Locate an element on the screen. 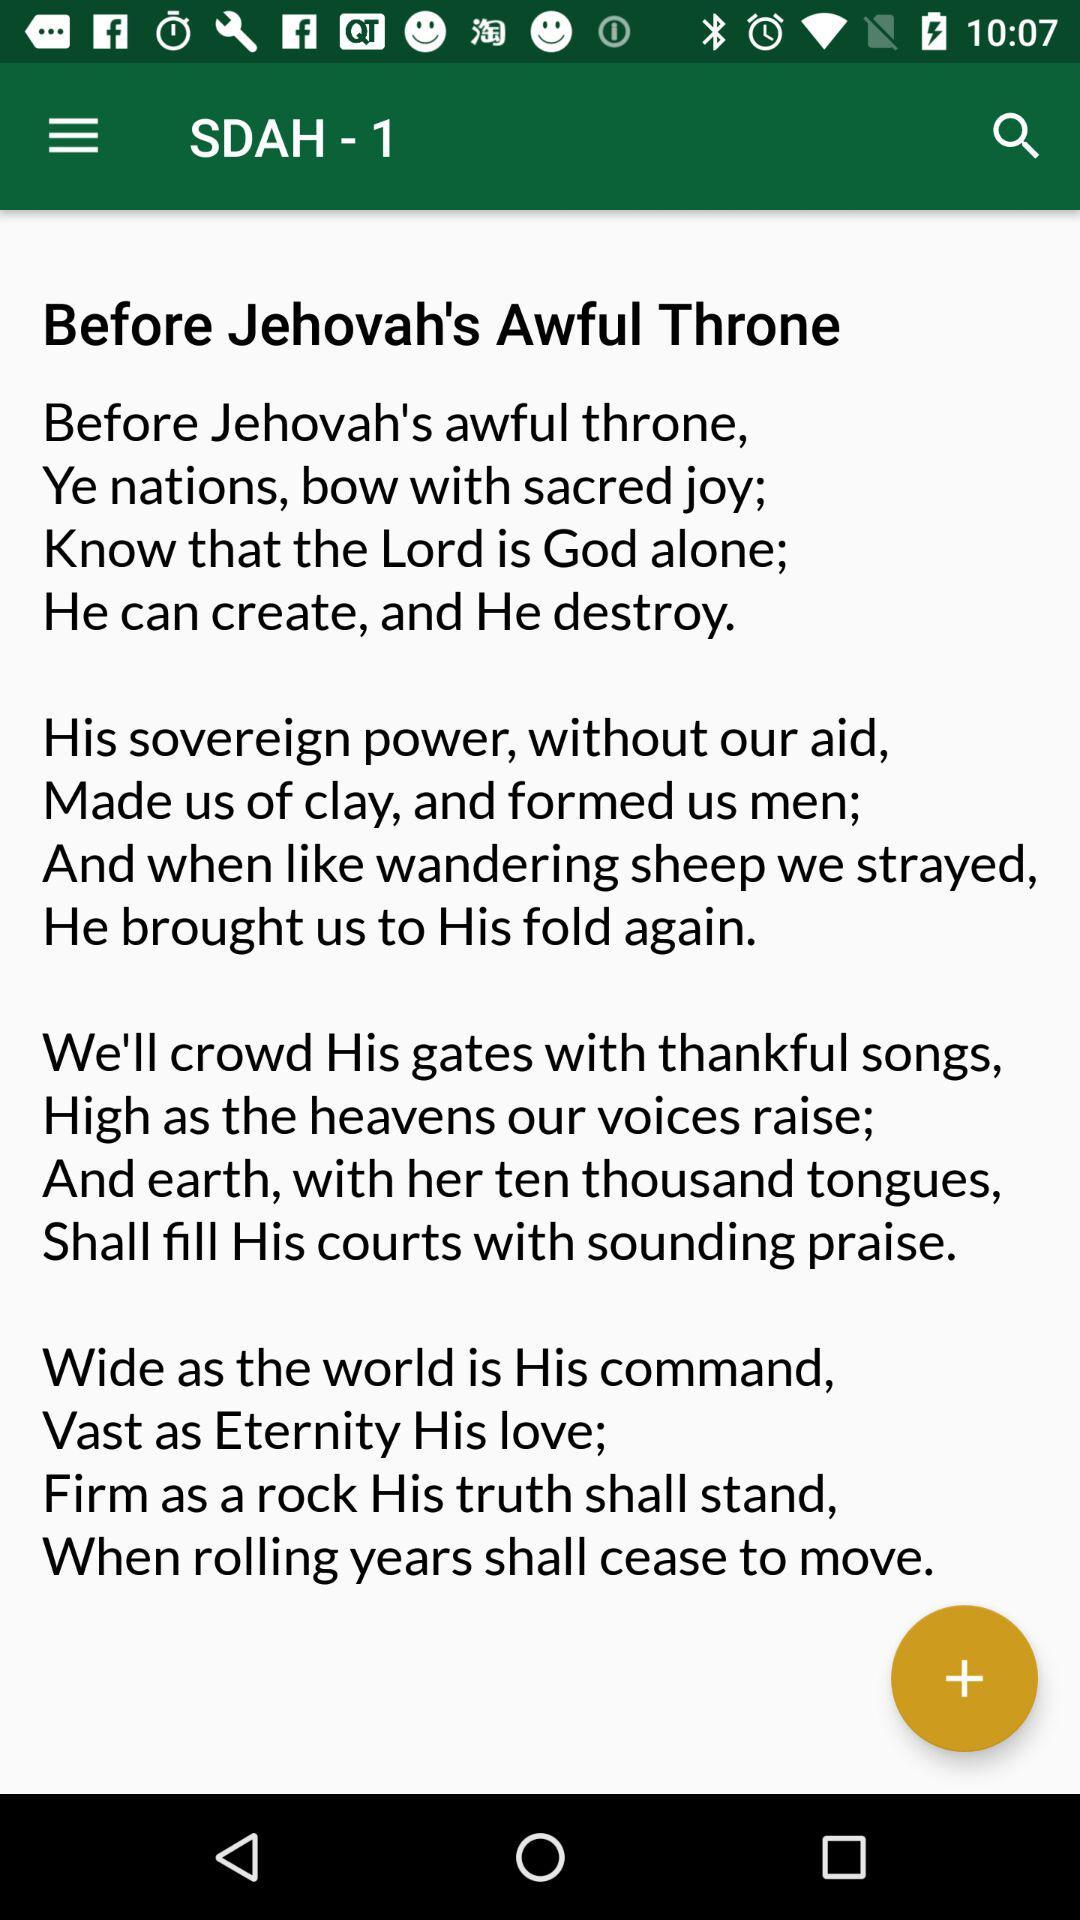  read more is located at coordinates (963, 1678).